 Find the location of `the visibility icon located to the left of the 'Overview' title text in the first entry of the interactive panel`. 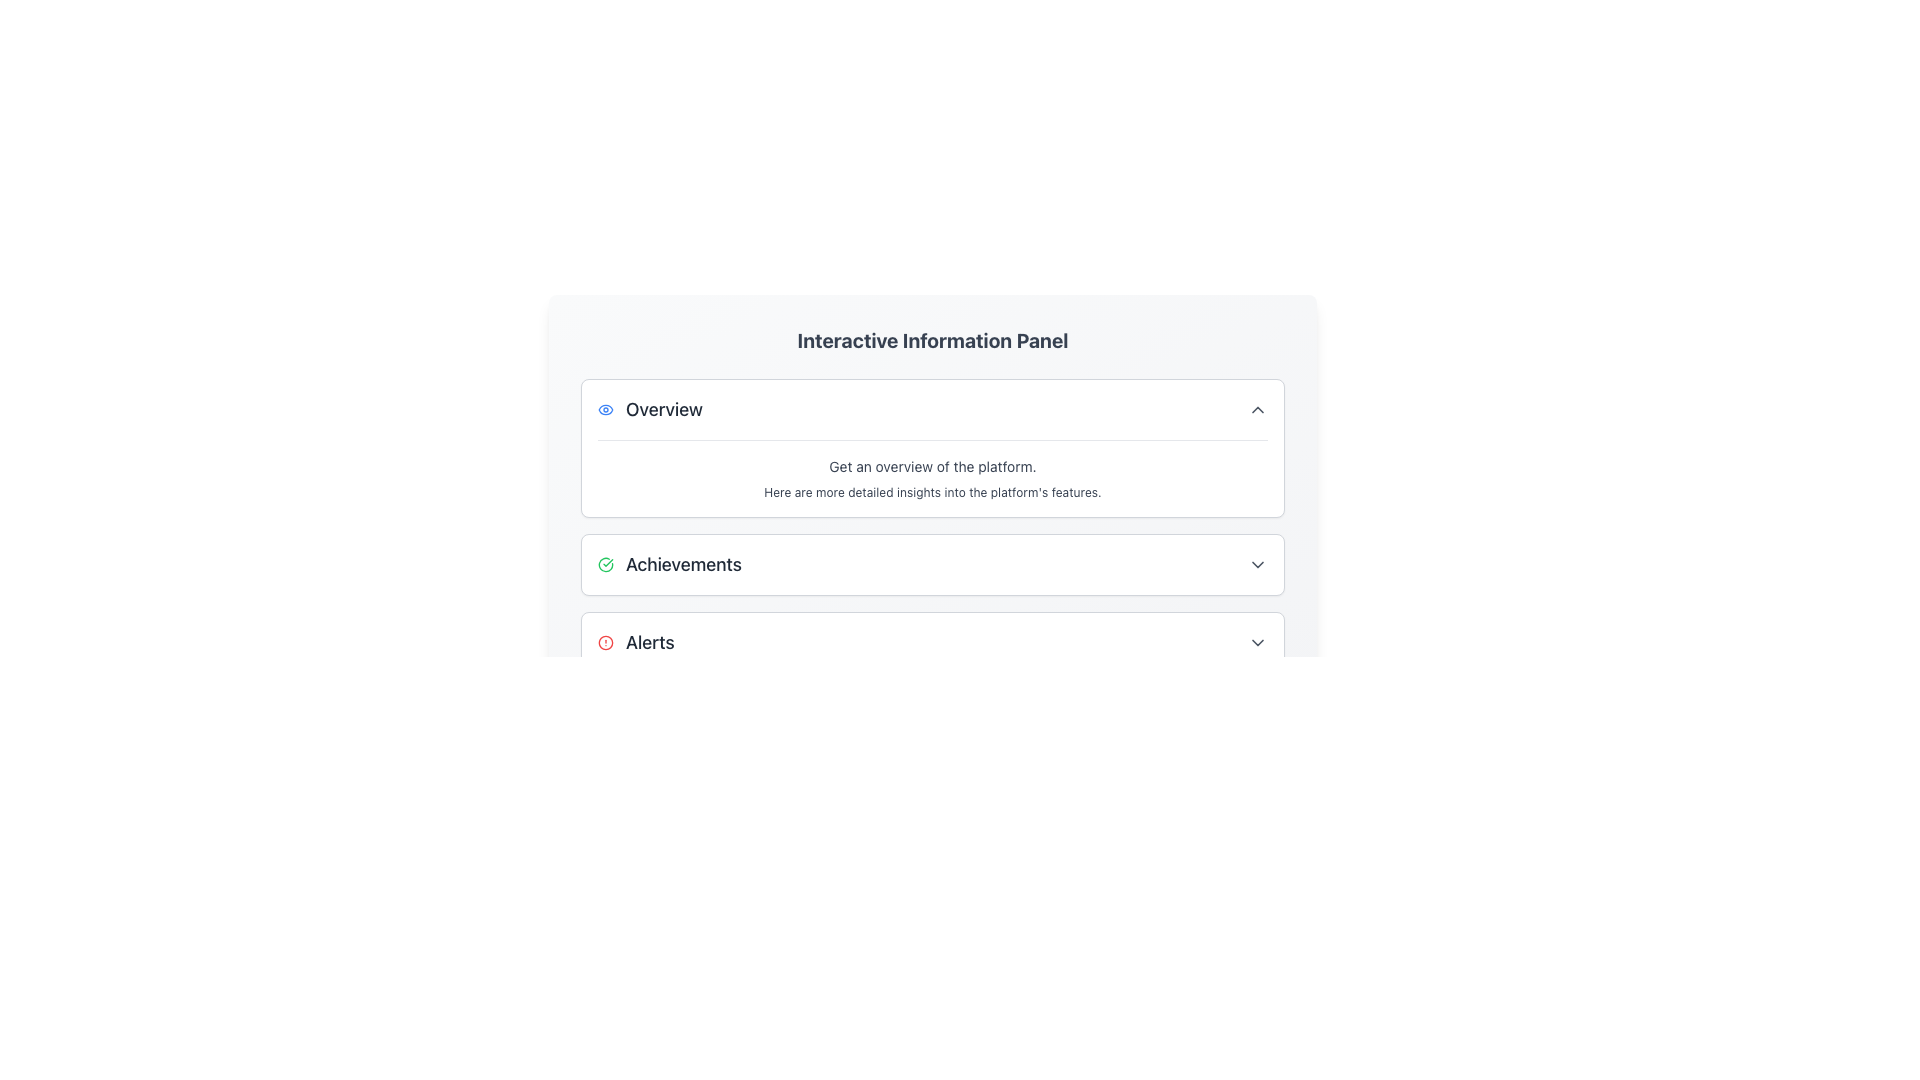

the visibility icon located to the left of the 'Overview' title text in the first entry of the interactive panel is located at coordinates (604, 408).